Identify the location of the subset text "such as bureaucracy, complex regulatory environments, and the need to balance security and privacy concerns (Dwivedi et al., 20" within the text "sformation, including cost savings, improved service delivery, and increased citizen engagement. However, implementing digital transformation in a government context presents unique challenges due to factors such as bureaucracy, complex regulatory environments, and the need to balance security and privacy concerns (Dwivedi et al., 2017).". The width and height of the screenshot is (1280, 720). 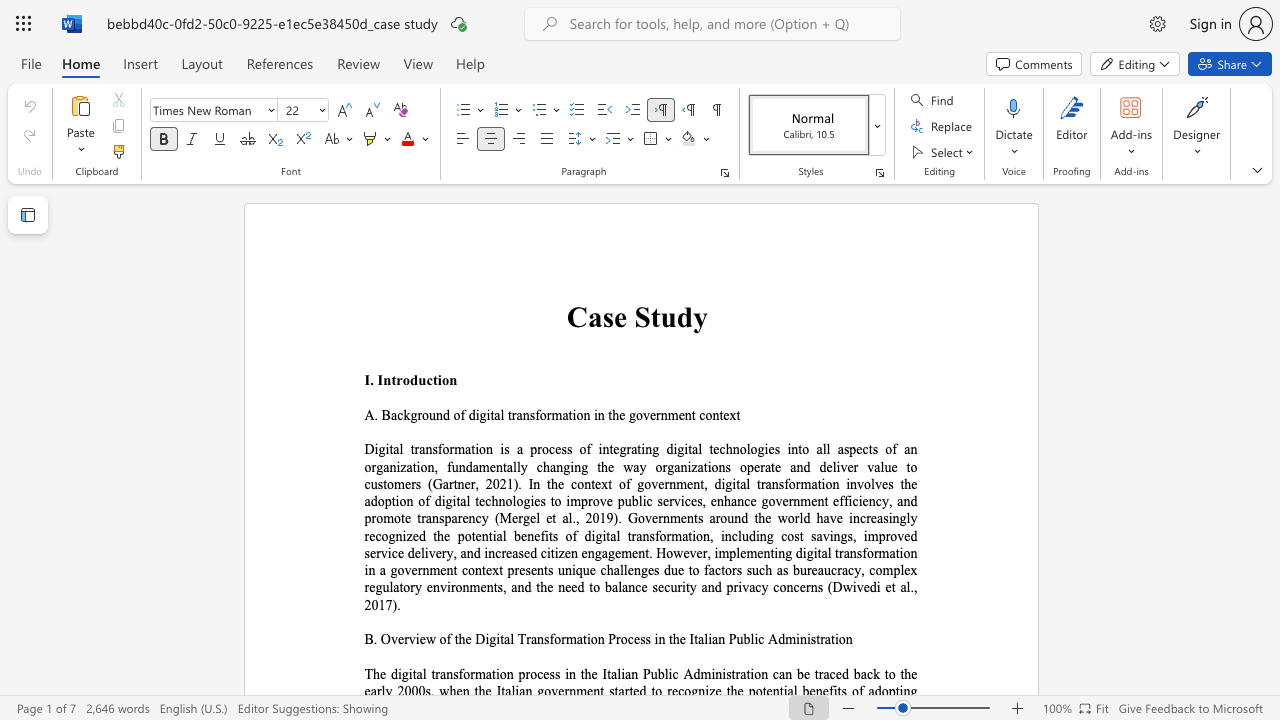
(745, 570).